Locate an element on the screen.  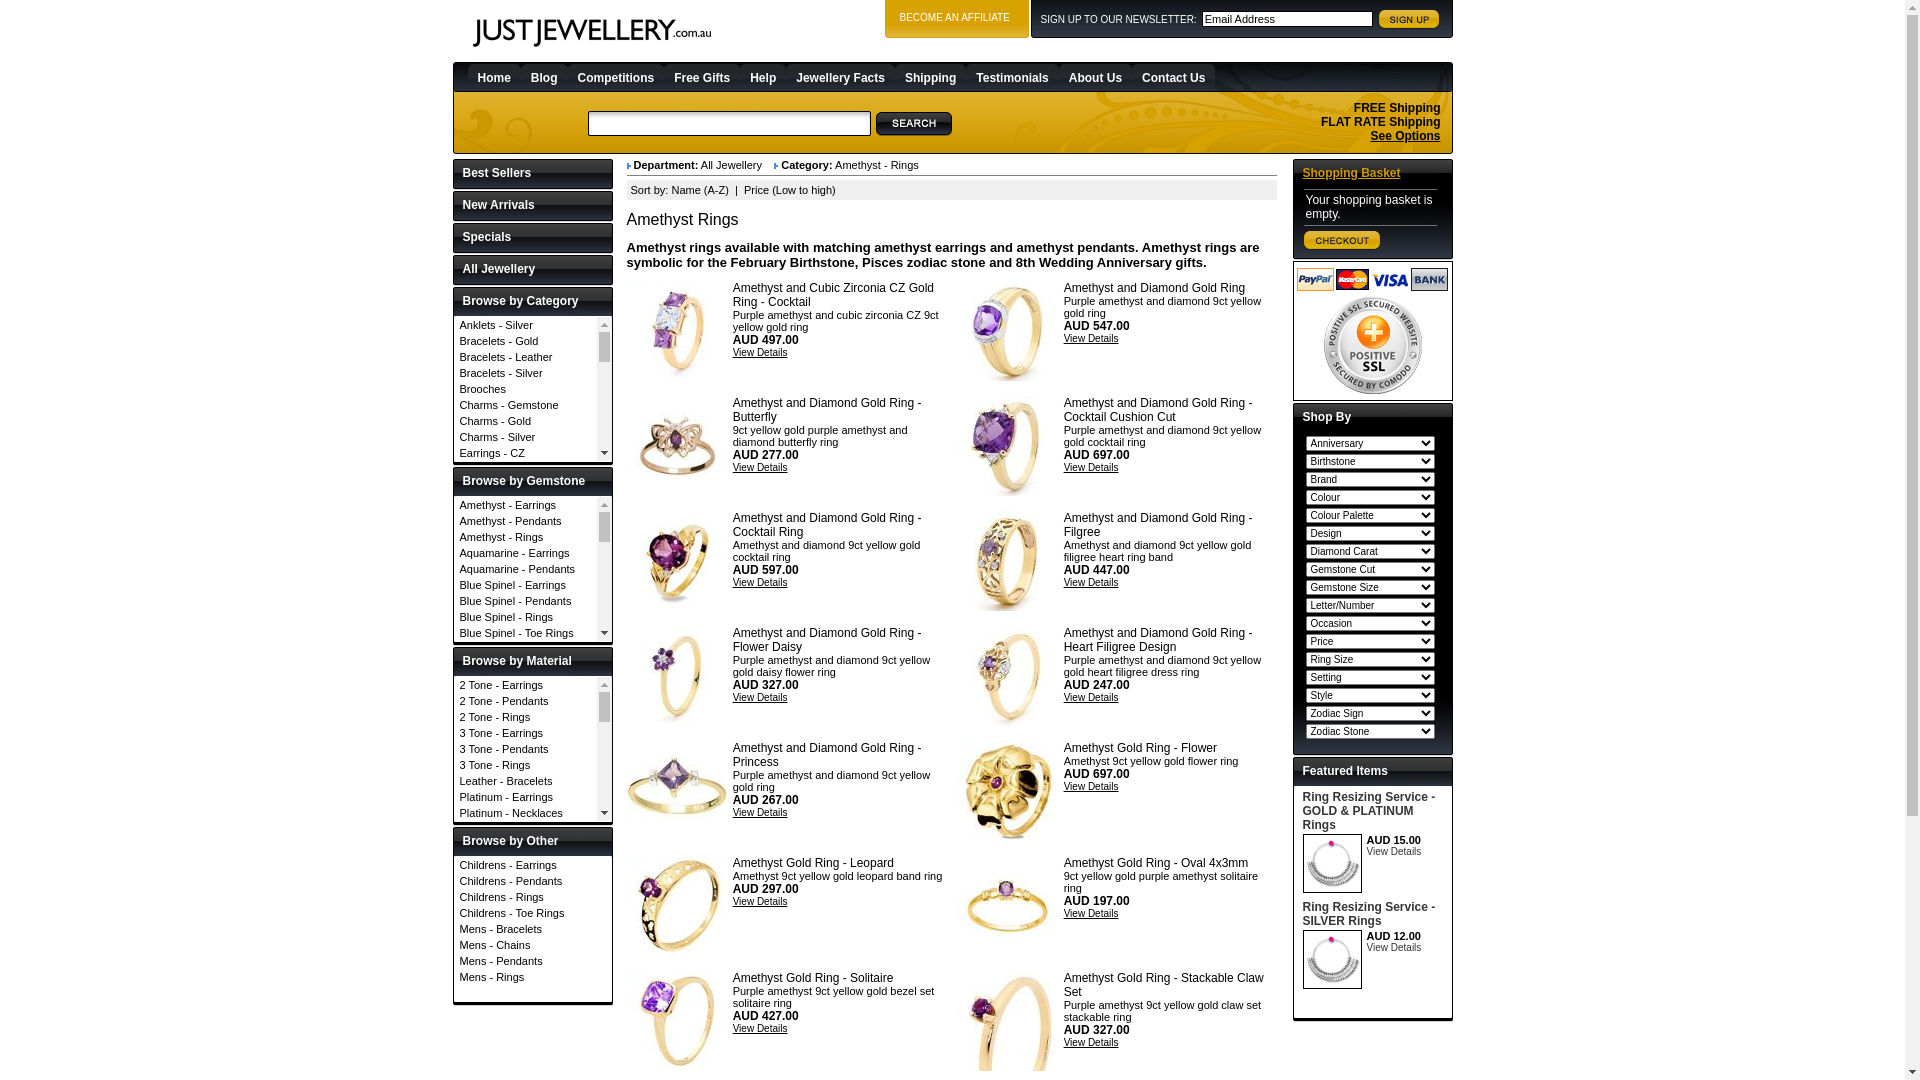
'Blue Spinel - Earrings' is located at coordinates (525, 585).